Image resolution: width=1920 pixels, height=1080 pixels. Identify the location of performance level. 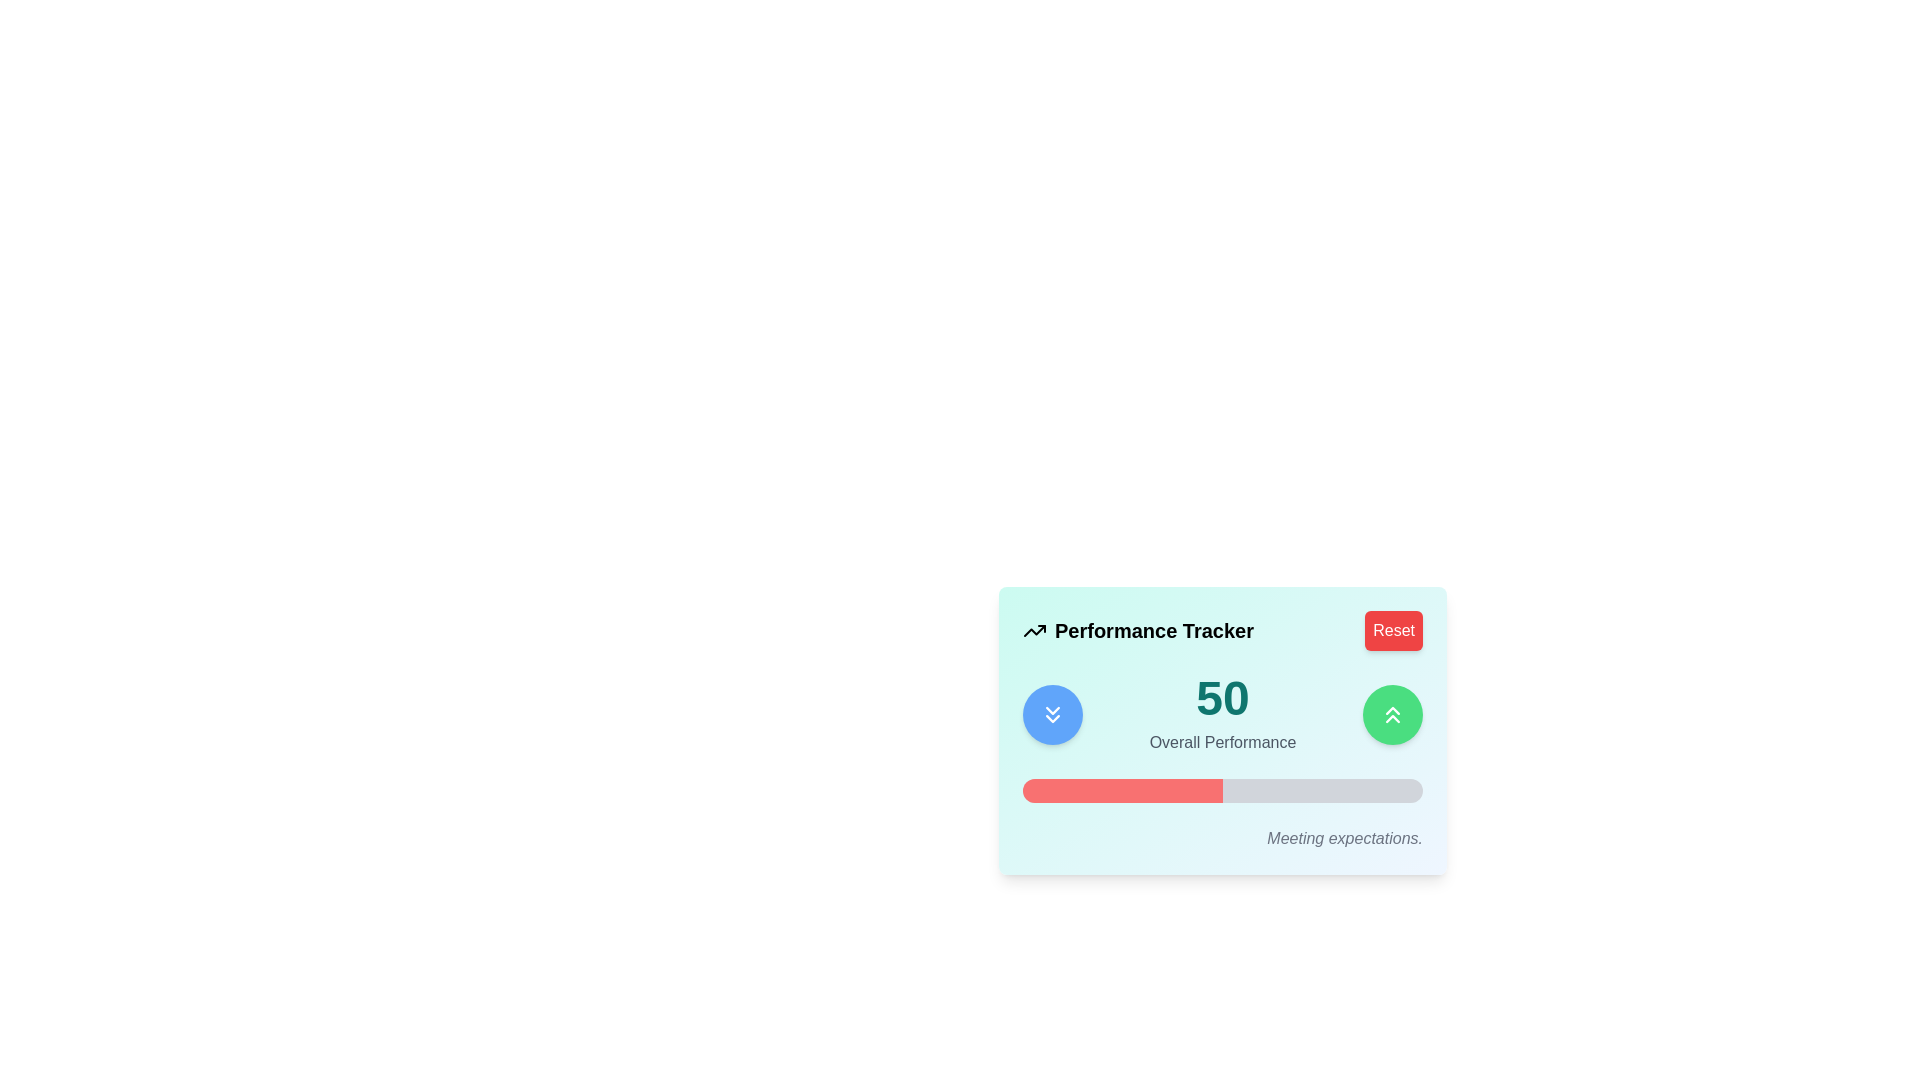
(1190, 789).